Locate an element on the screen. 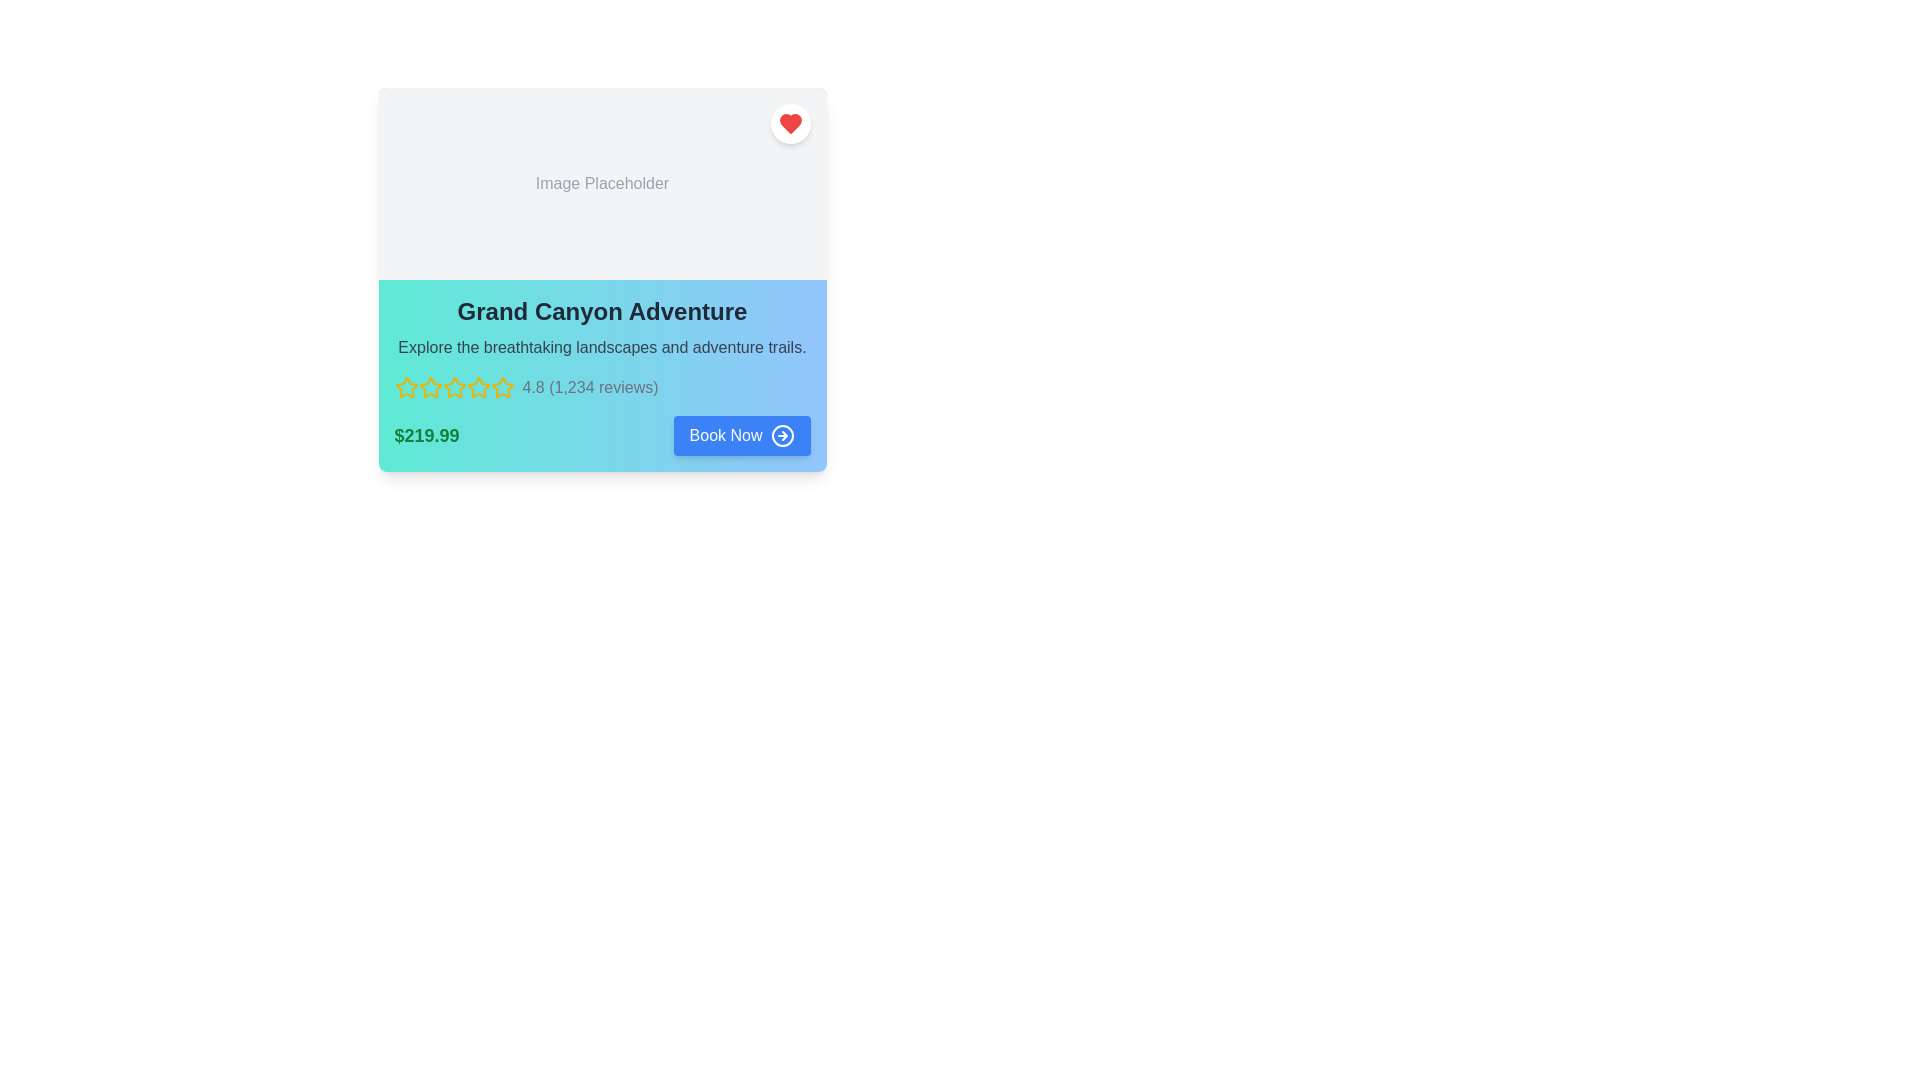 Image resolution: width=1920 pixels, height=1080 pixels. the 'Book Now' button located at the bottom-right of the 'Grand Canyon Adventure' card to initiate the booking process is located at coordinates (741, 434).